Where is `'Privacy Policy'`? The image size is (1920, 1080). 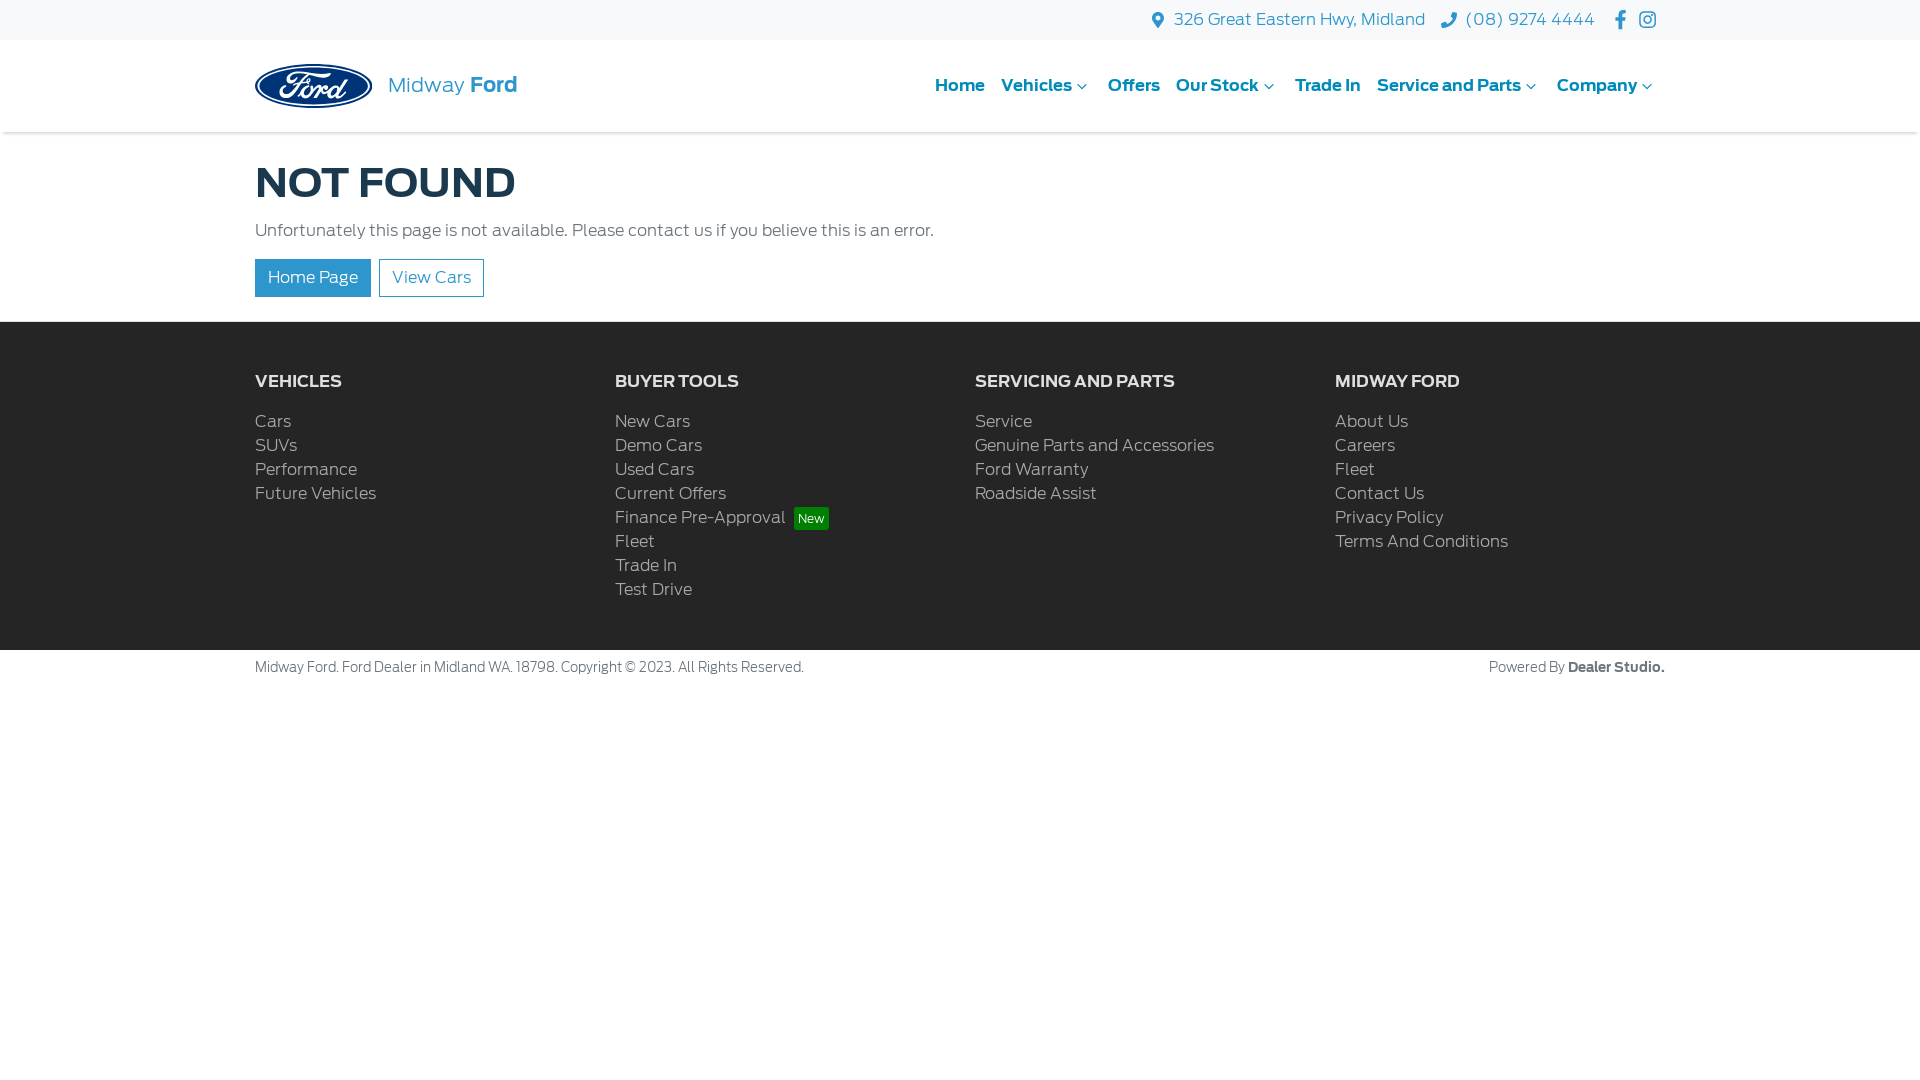 'Privacy Policy' is located at coordinates (1387, 516).